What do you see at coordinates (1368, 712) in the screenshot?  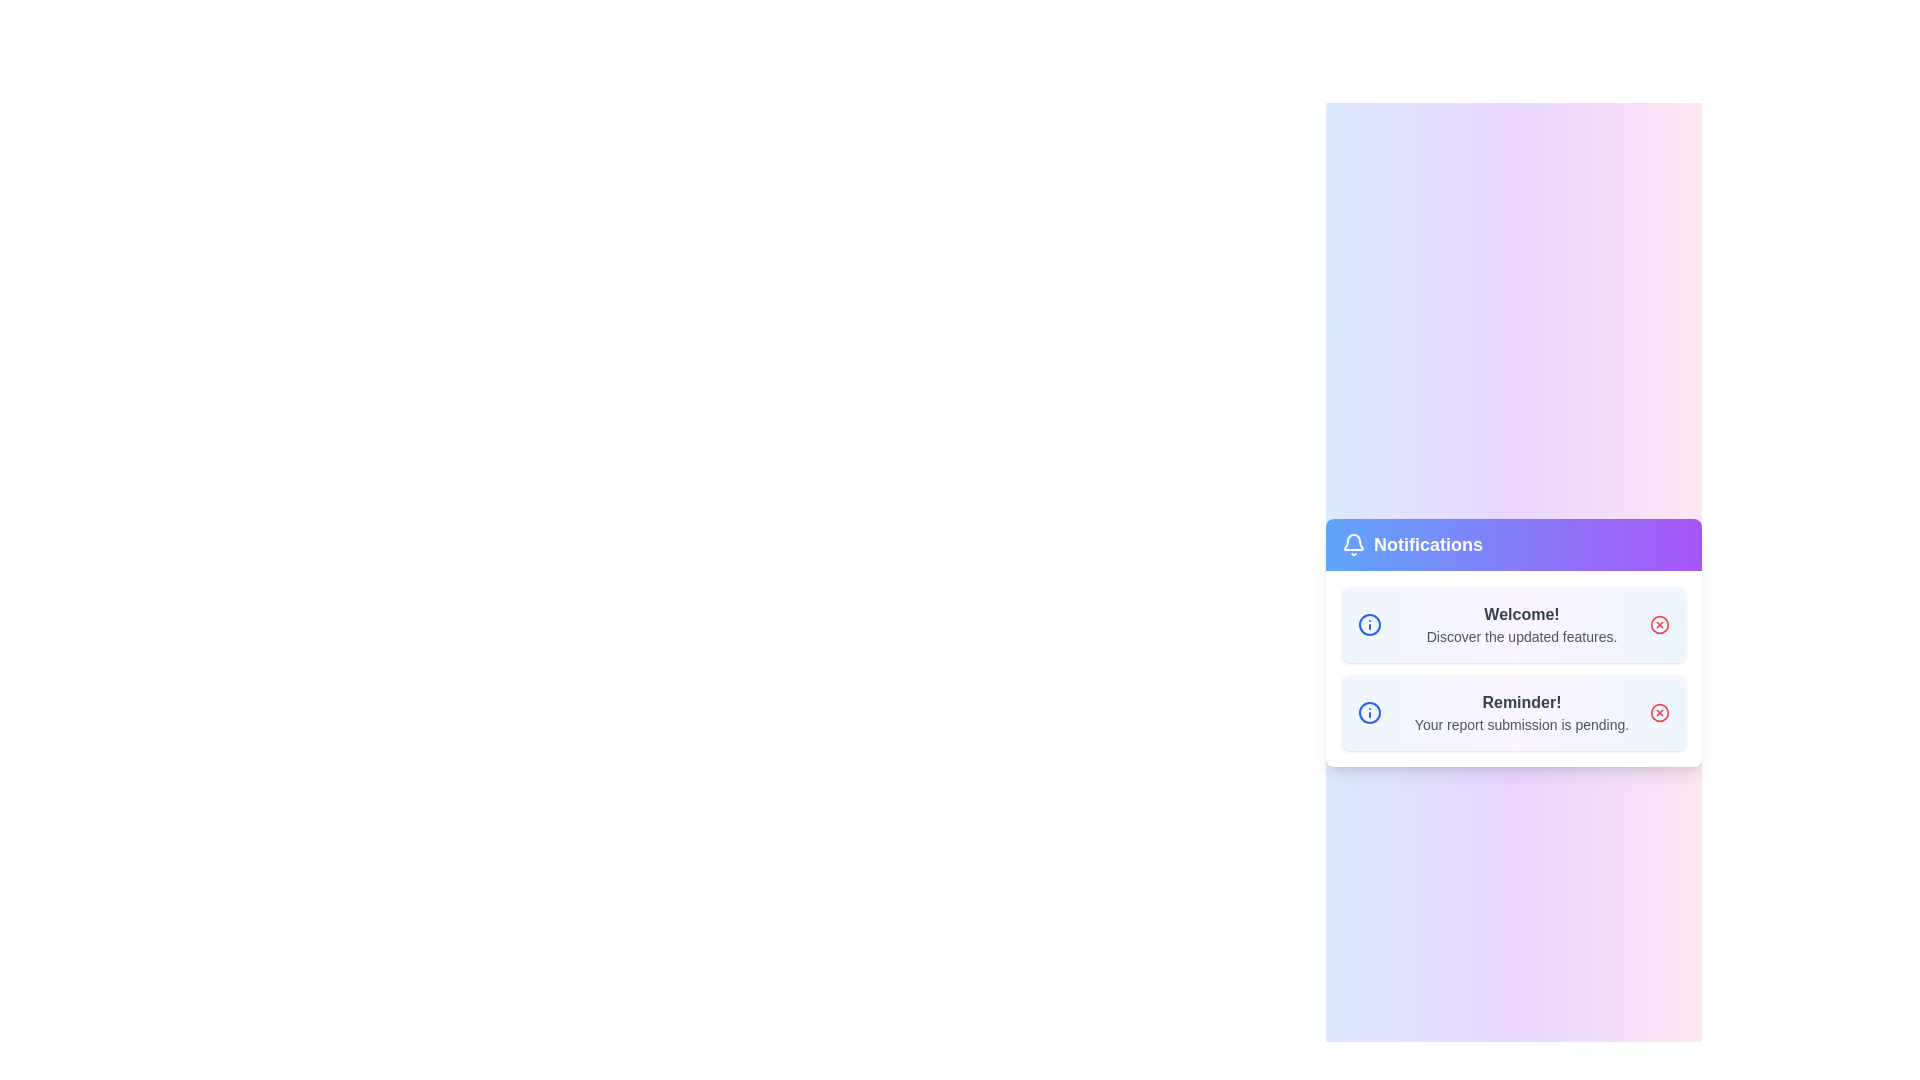 I see `the icon indicating a reminder related to the notification 'Reminder! Your report submission is pending.'` at bounding box center [1368, 712].